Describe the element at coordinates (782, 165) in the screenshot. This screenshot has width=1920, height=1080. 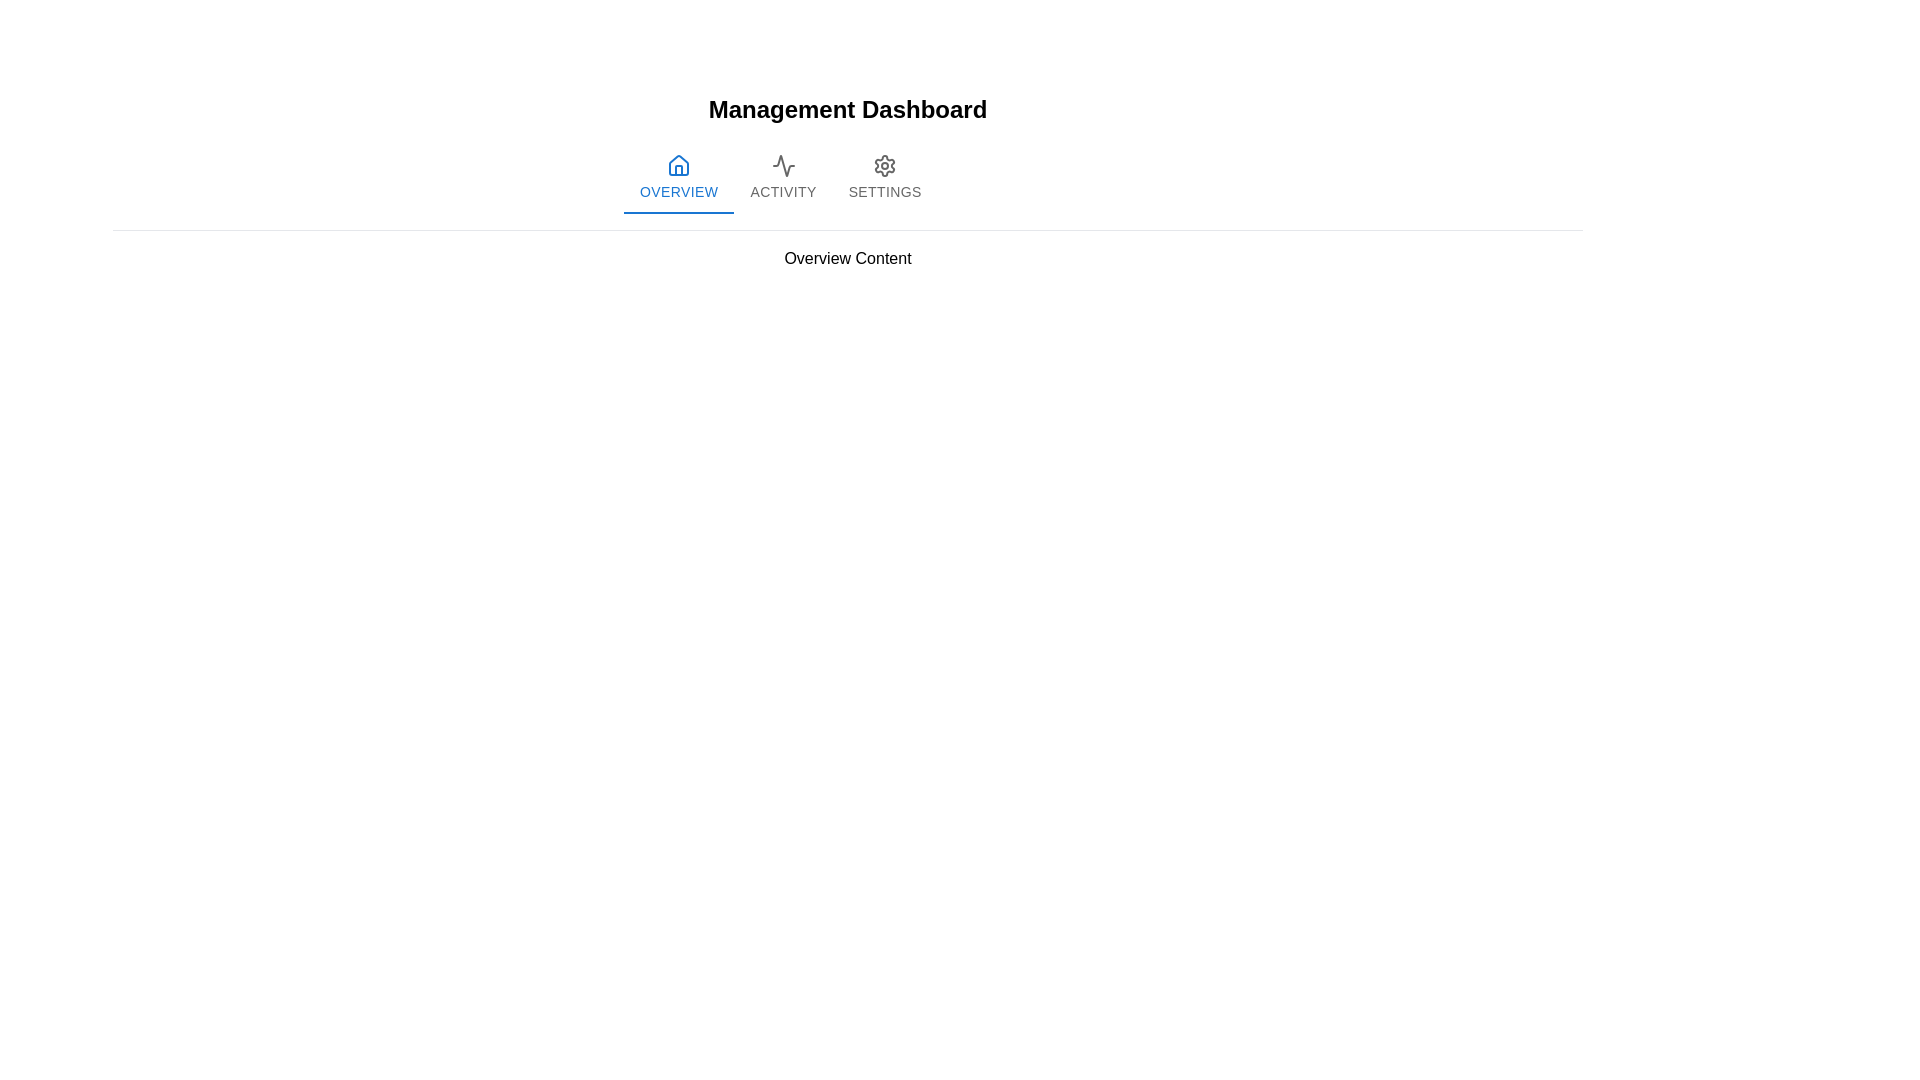
I see `the 'Activity' tab icon in the upper navigation area, positioned between the 'Overview' and 'Settings' tabs` at that location.